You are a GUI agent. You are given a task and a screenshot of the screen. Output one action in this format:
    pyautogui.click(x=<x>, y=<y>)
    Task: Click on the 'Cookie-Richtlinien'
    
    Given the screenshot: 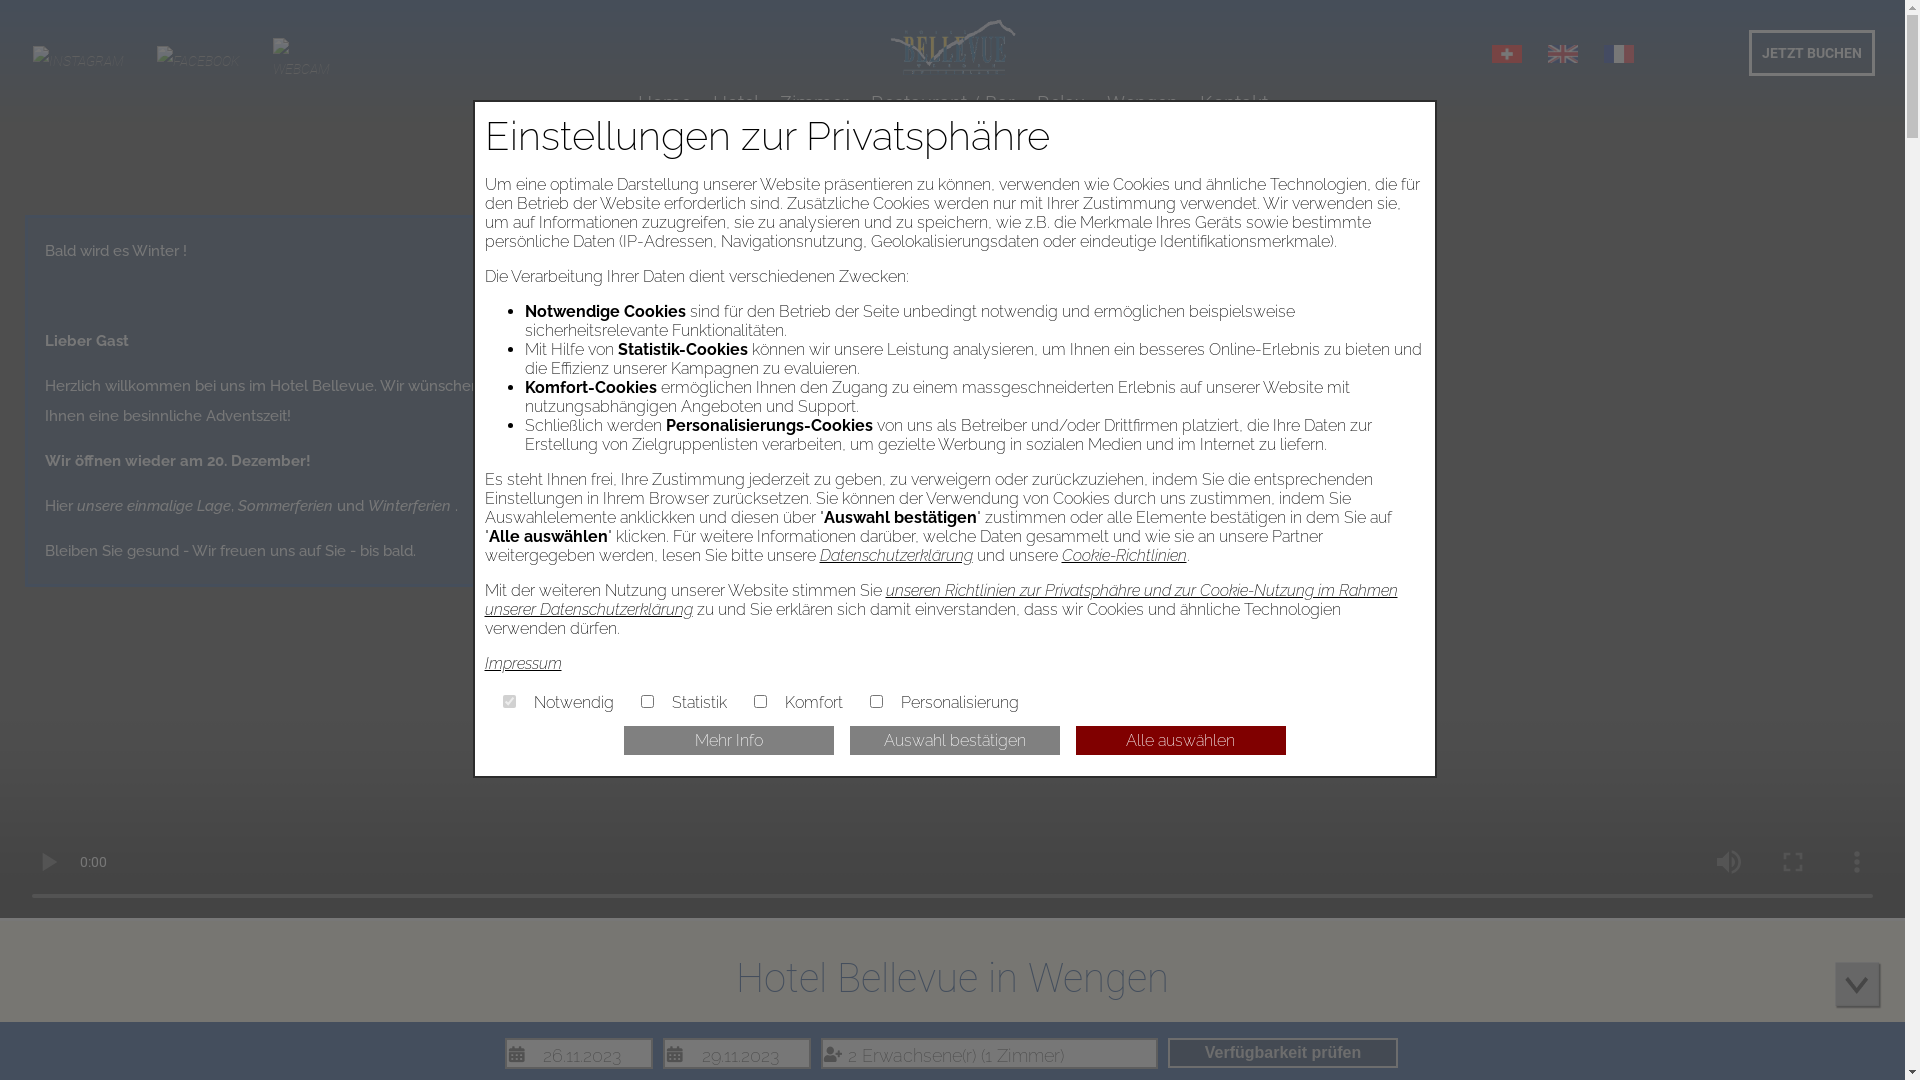 What is the action you would take?
    pyautogui.click(x=1124, y=555)
    